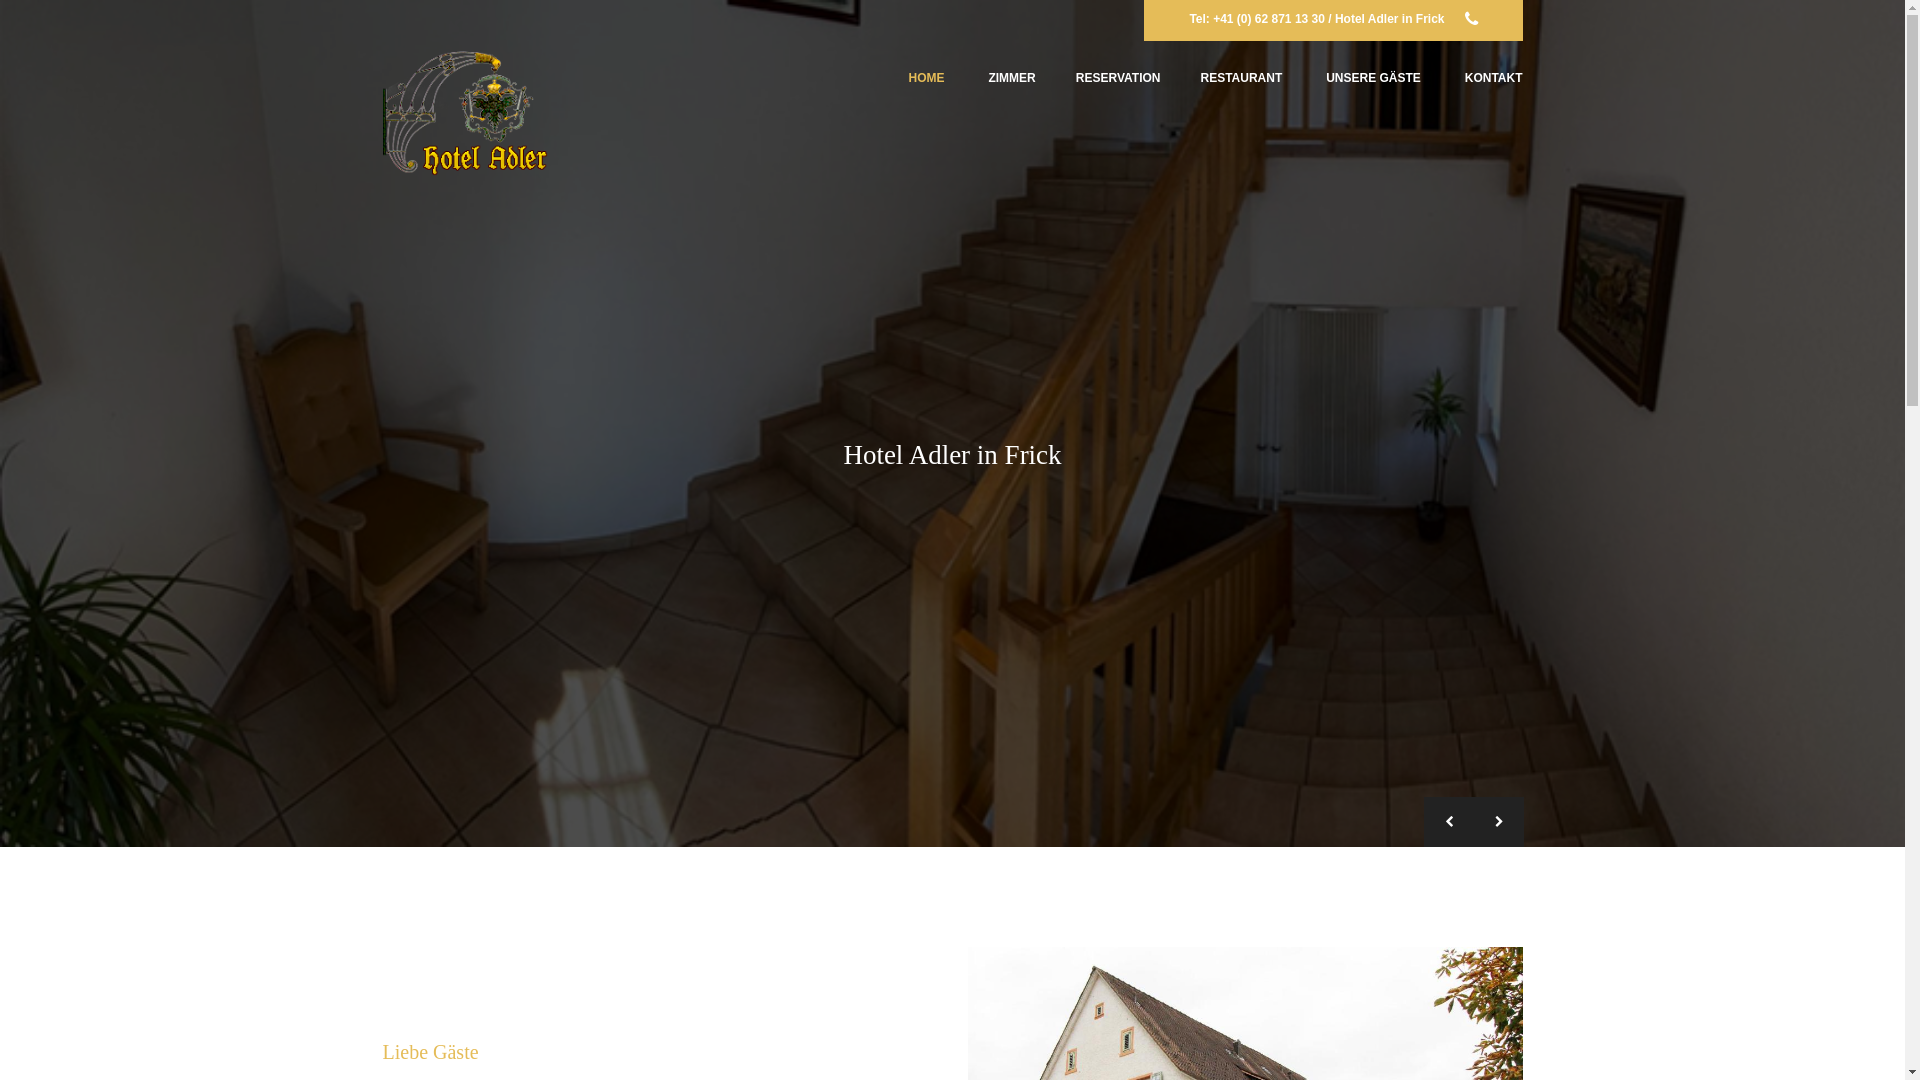  What do you see at coordinates (1011, 77) in the screenshot?
I see `'ZIMMER'` at bounding box center [1011, 77].